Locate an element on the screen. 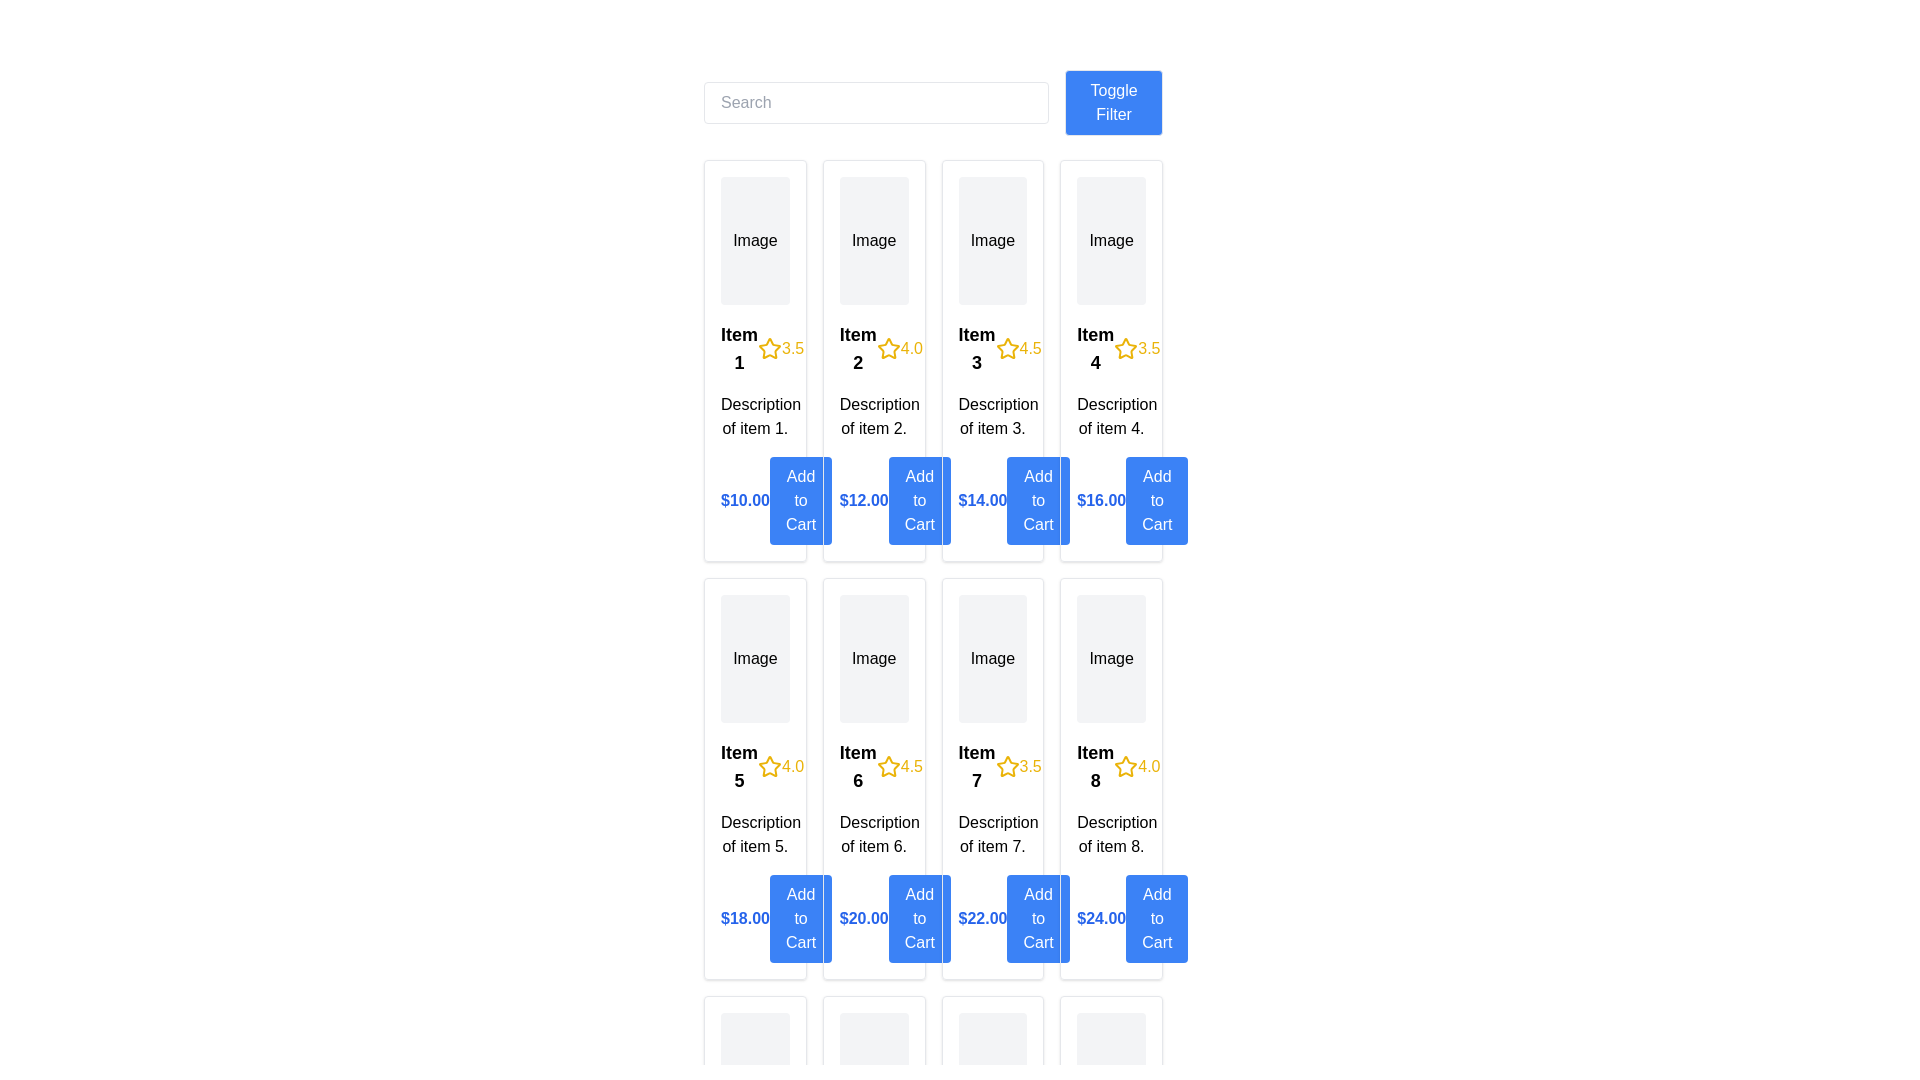  the bold blue text label displaying '$10.00' located above the 'Add to Cart' button and below the description of 'Item 1' is located at coordinates (744, 500).